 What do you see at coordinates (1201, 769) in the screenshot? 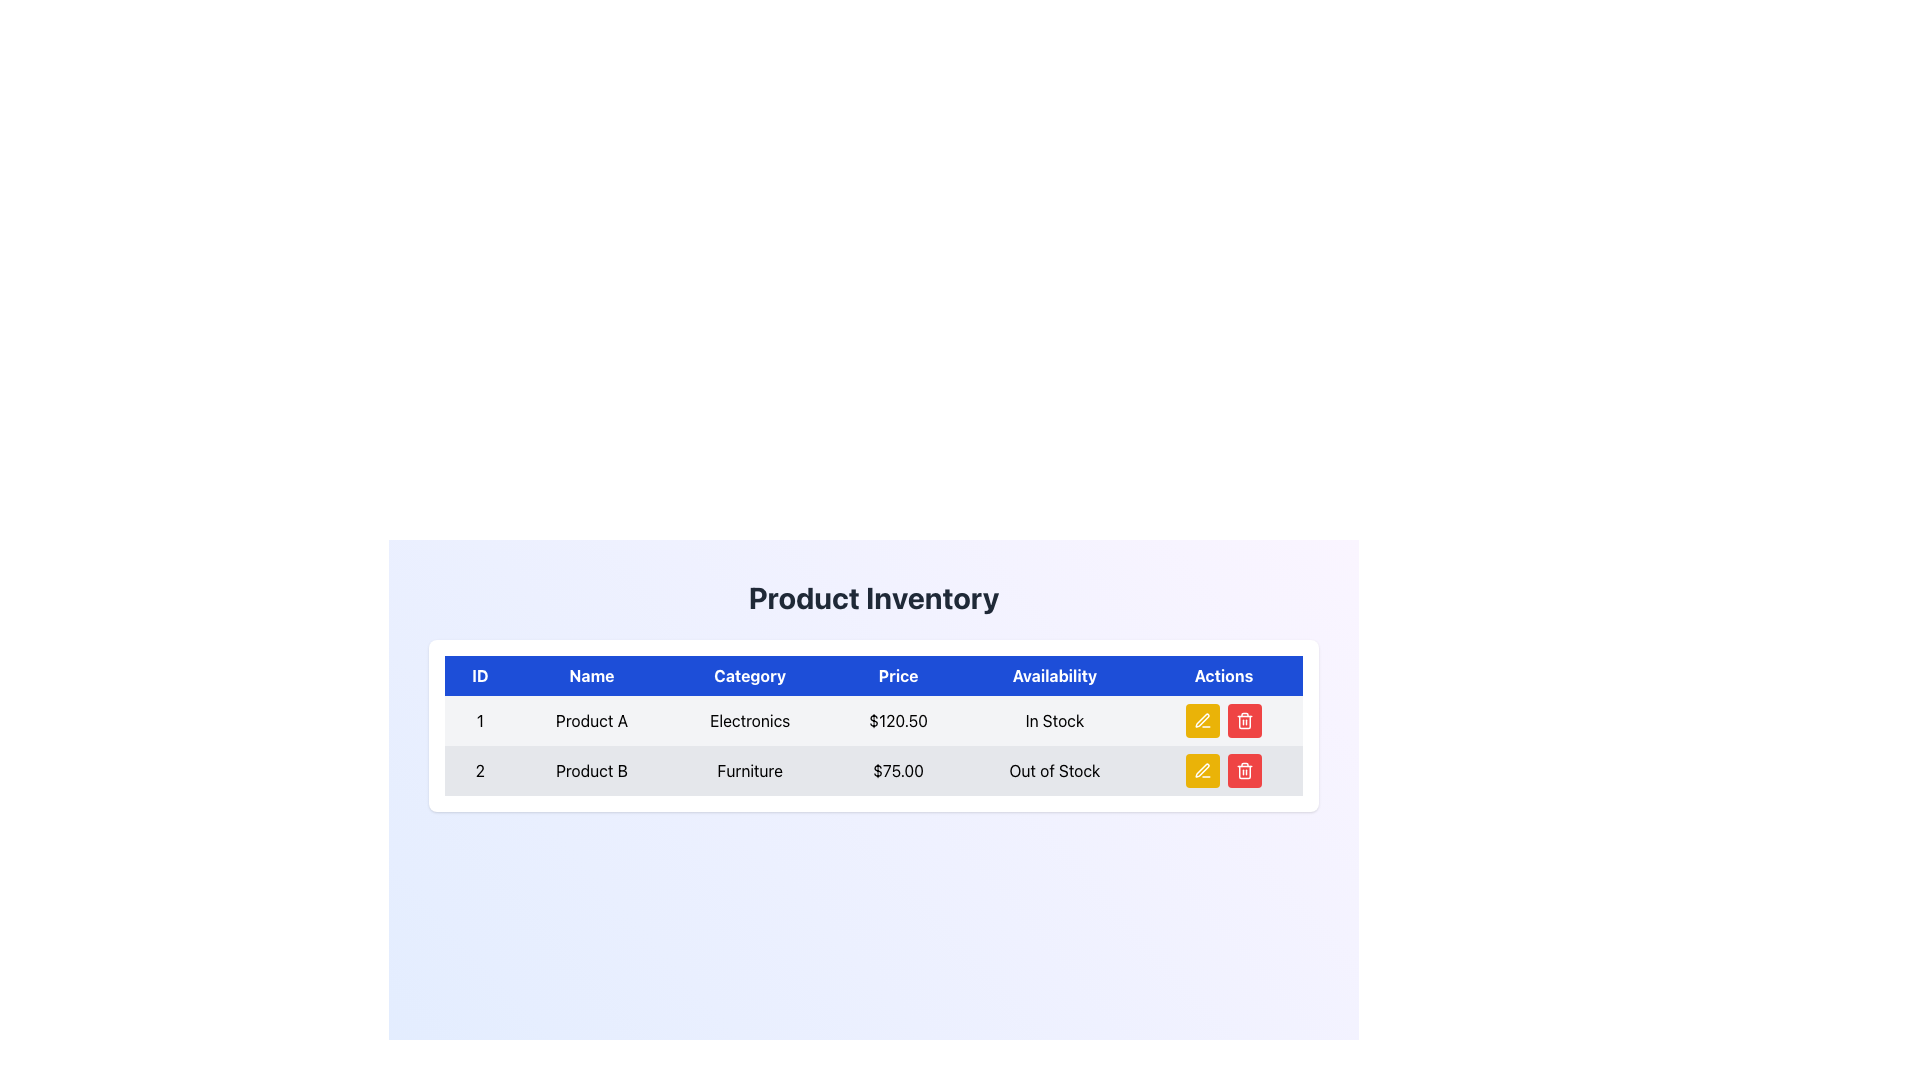
I see `the edit icon in the Actions column of the second row in the table, which is represented by a pen graphic and located near the trash can icon` at bounding box center [1201, 769].